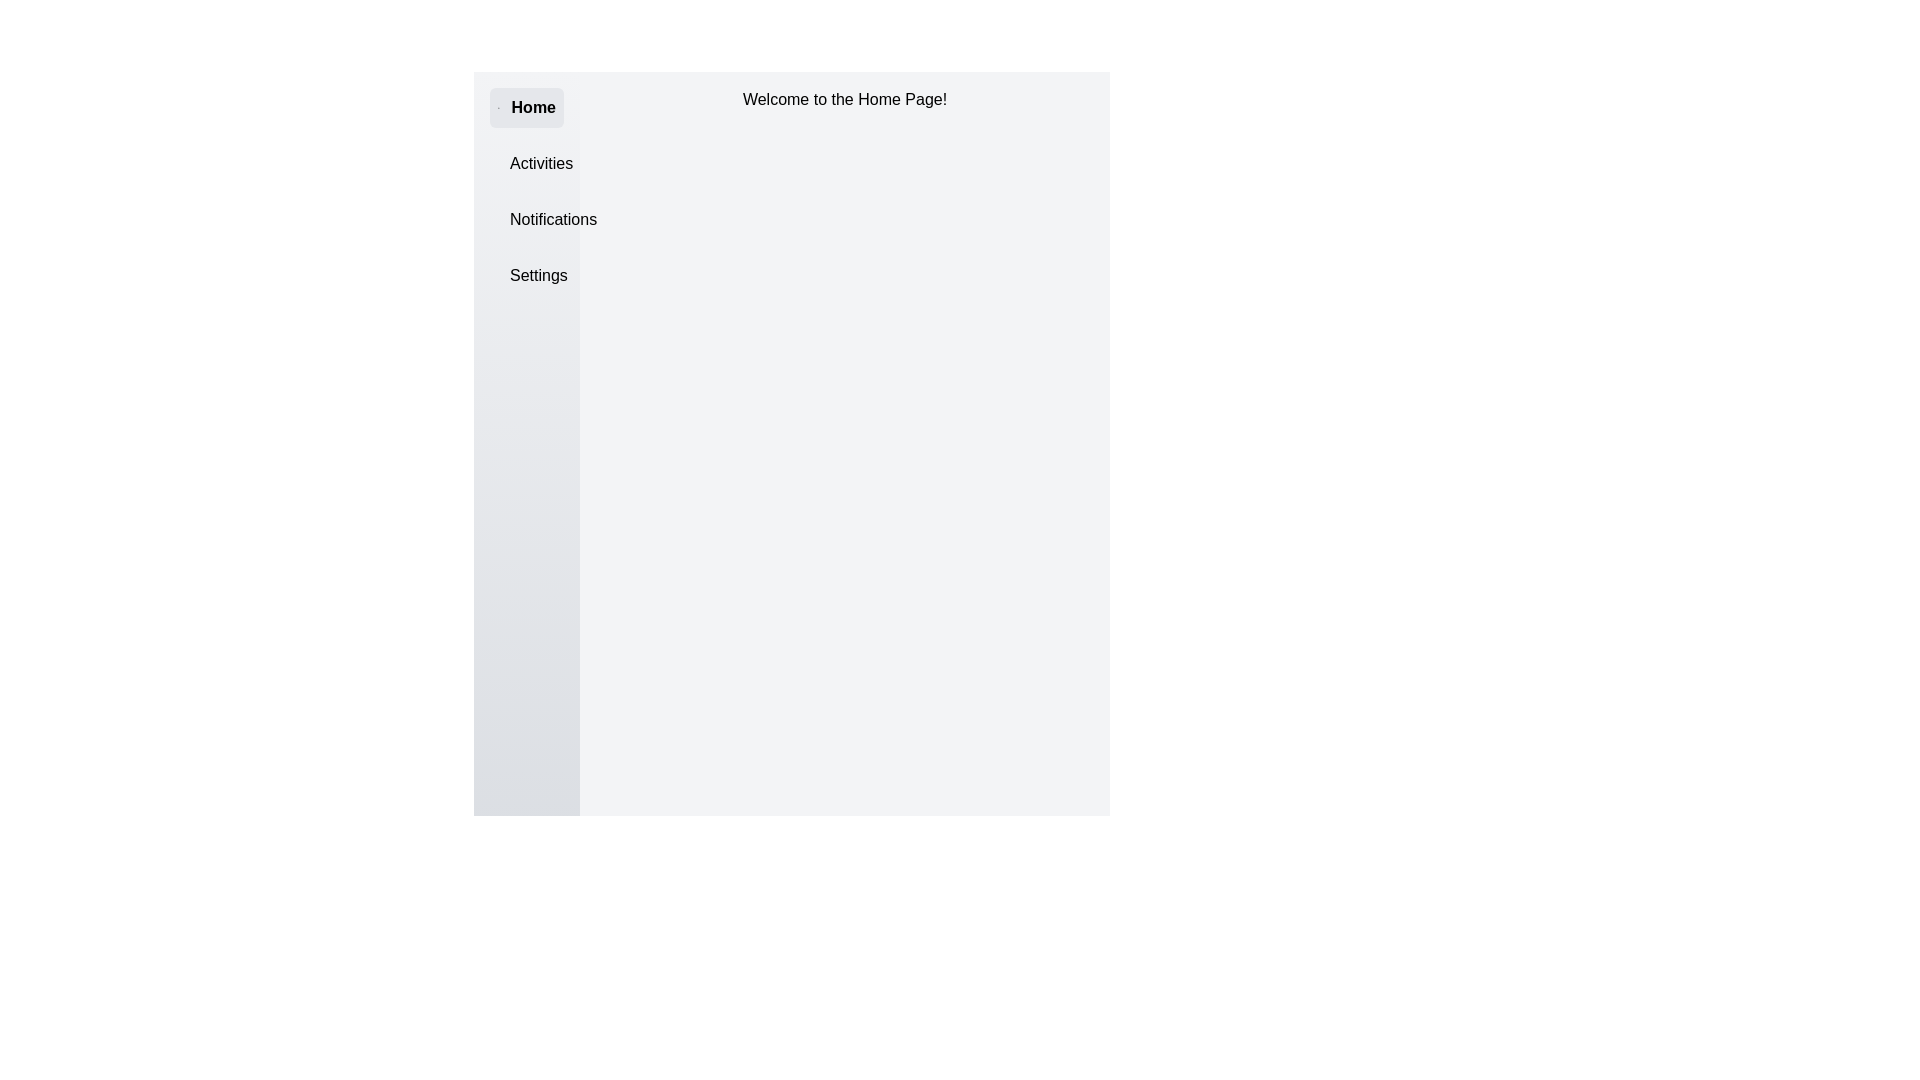 Image resolution: width=1920 pixels, height=1080 pixels. What do you see at coordinates (527, 219) in the screenshot?
I see `the third menu item in the vertical menu on the left-hand side` at bounding box center [527, 219].